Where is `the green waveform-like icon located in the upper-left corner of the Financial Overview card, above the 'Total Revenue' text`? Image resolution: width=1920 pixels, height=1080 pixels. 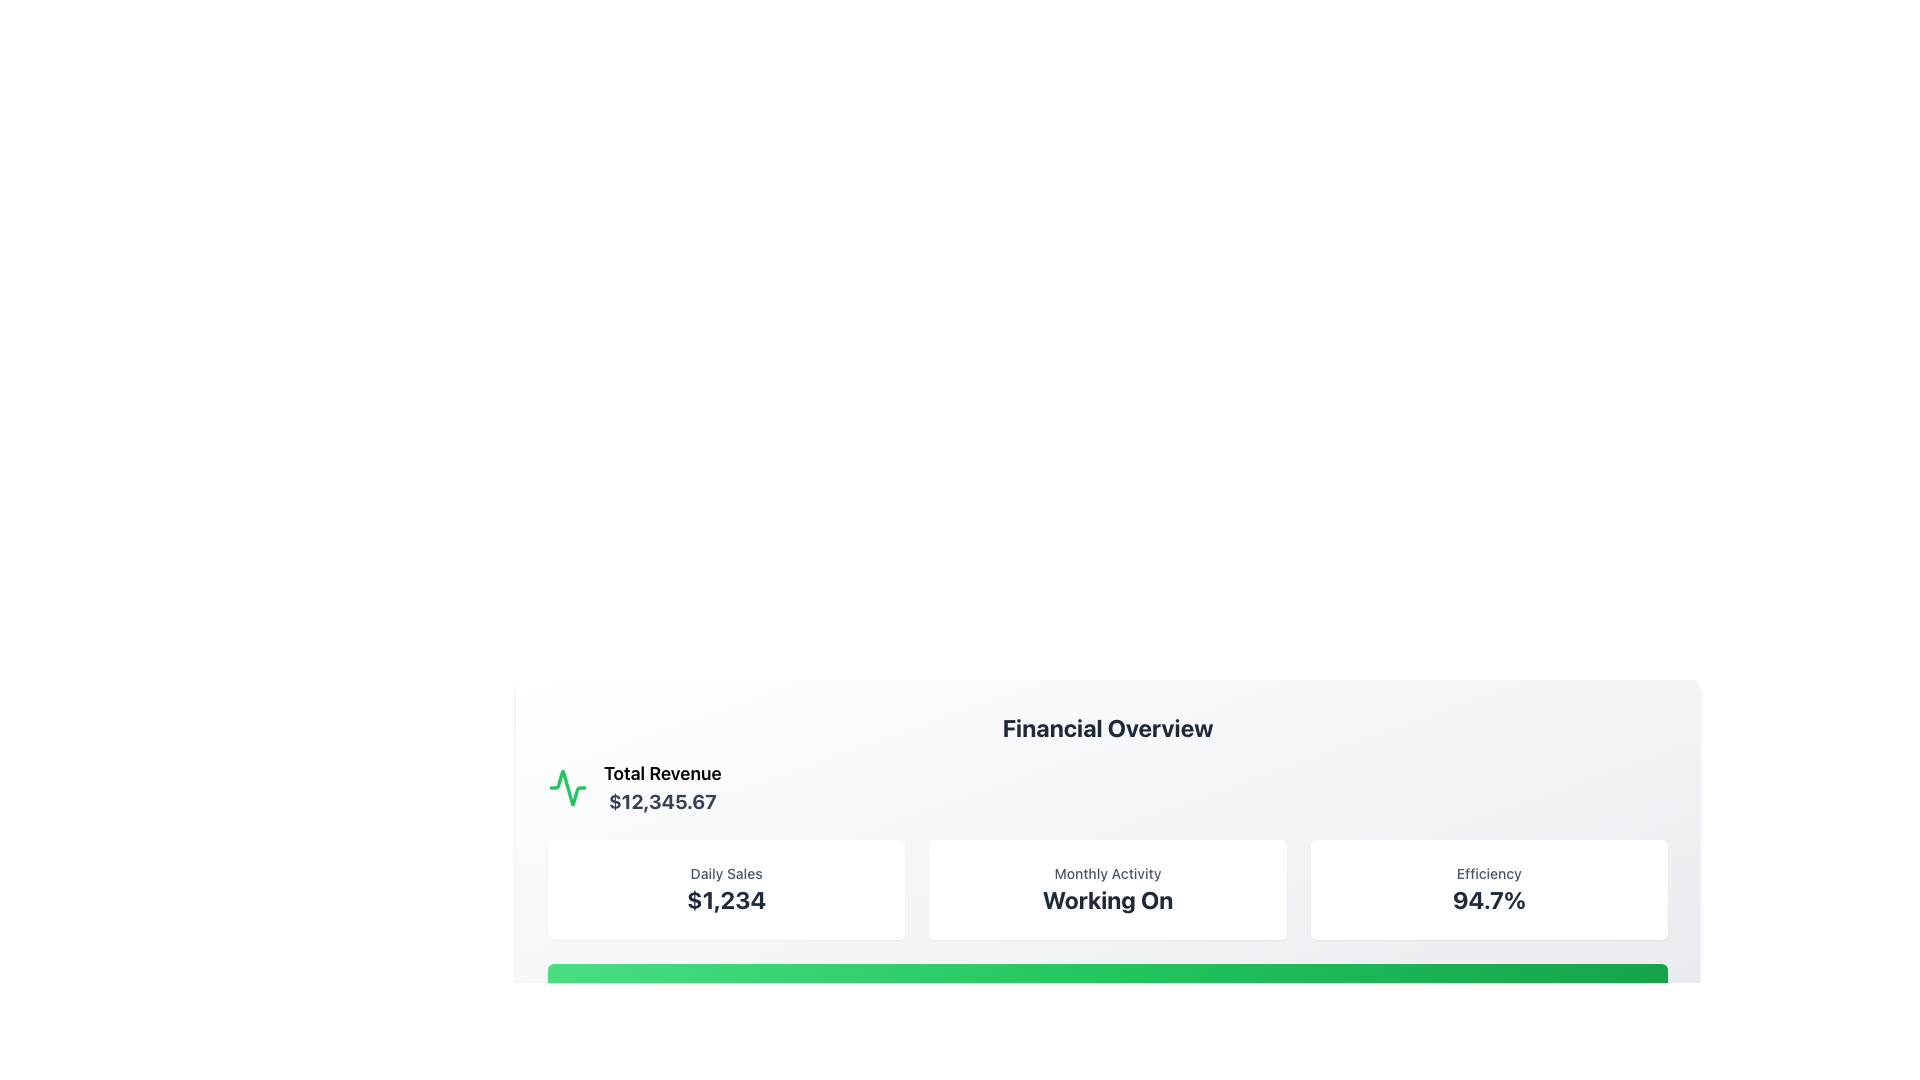 the green waveform-like icon located in the upper-left corner of the Financial Overview card, above the 'Total Revenue' text is located at coordinates (566, 786).